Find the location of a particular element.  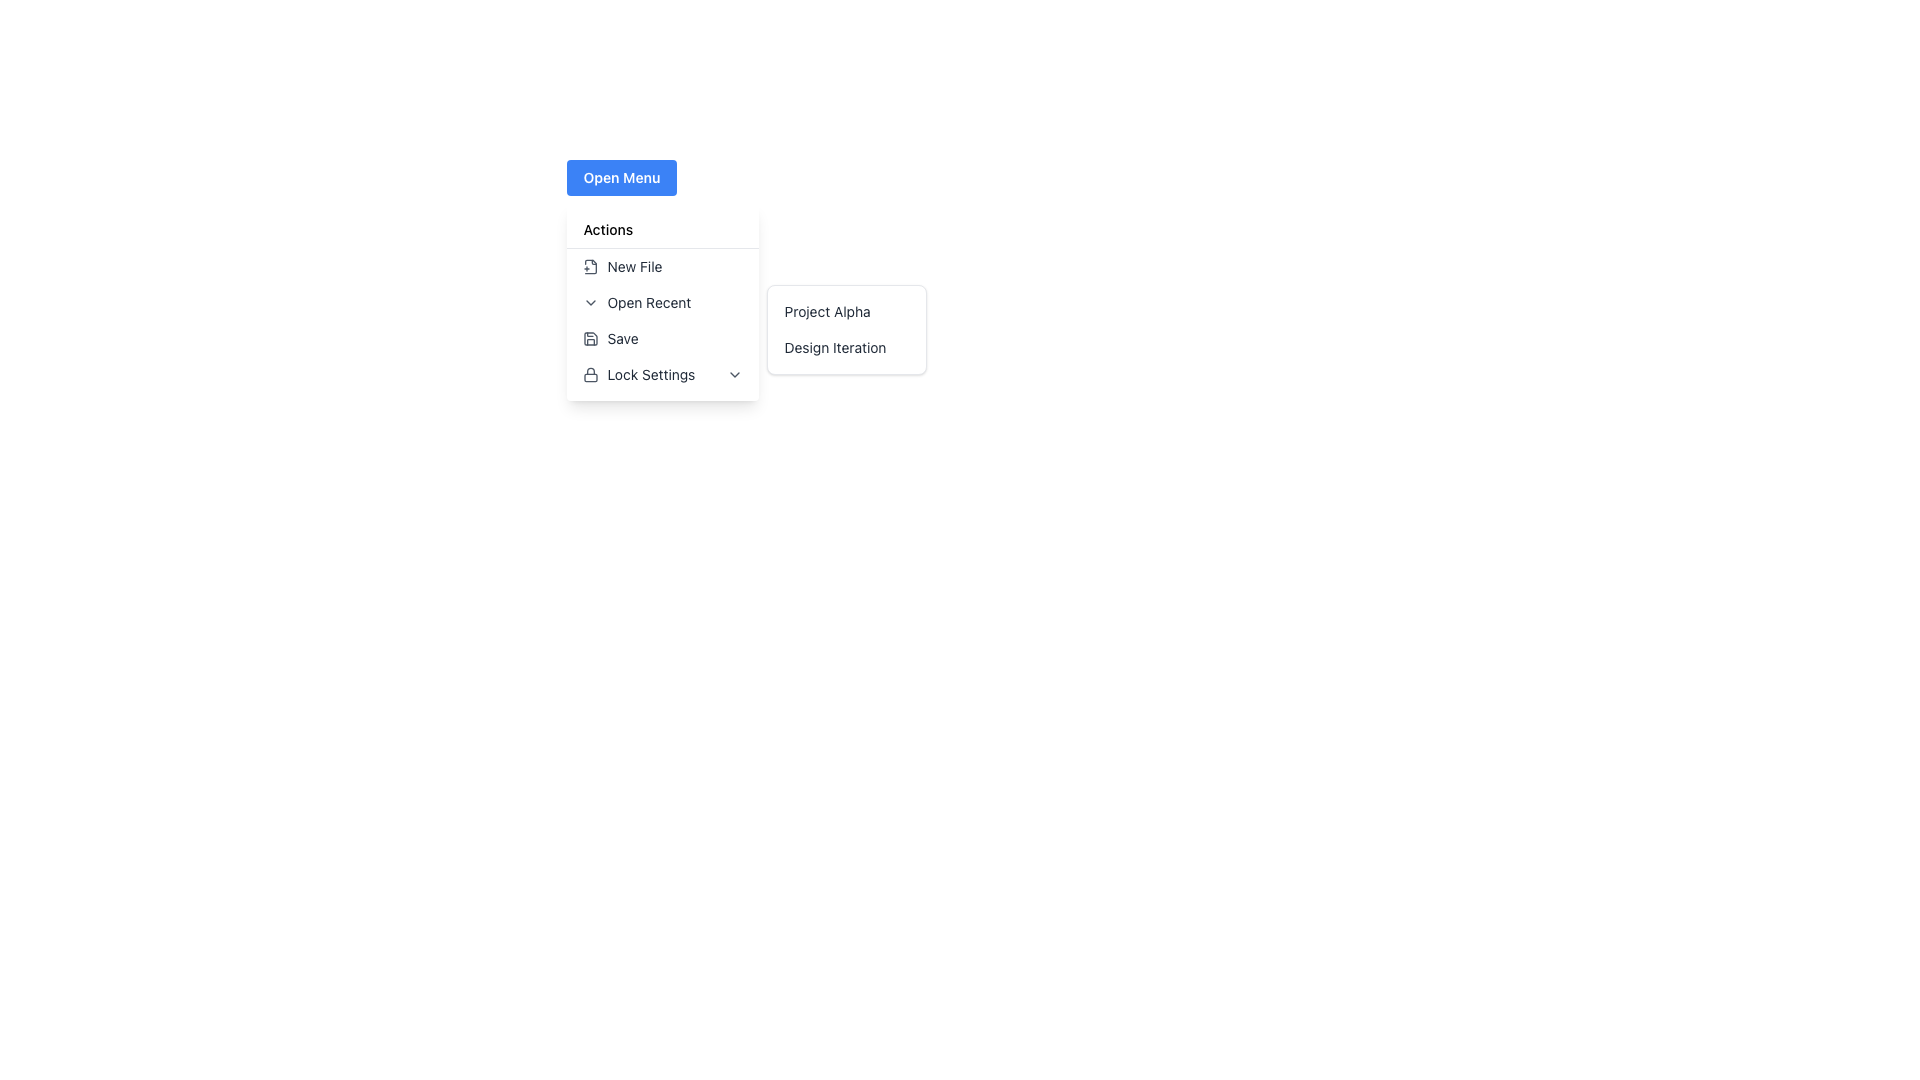

the rectangular button with a blue background and white text that says 'Open Menu' is located at coordinates (621, 176).